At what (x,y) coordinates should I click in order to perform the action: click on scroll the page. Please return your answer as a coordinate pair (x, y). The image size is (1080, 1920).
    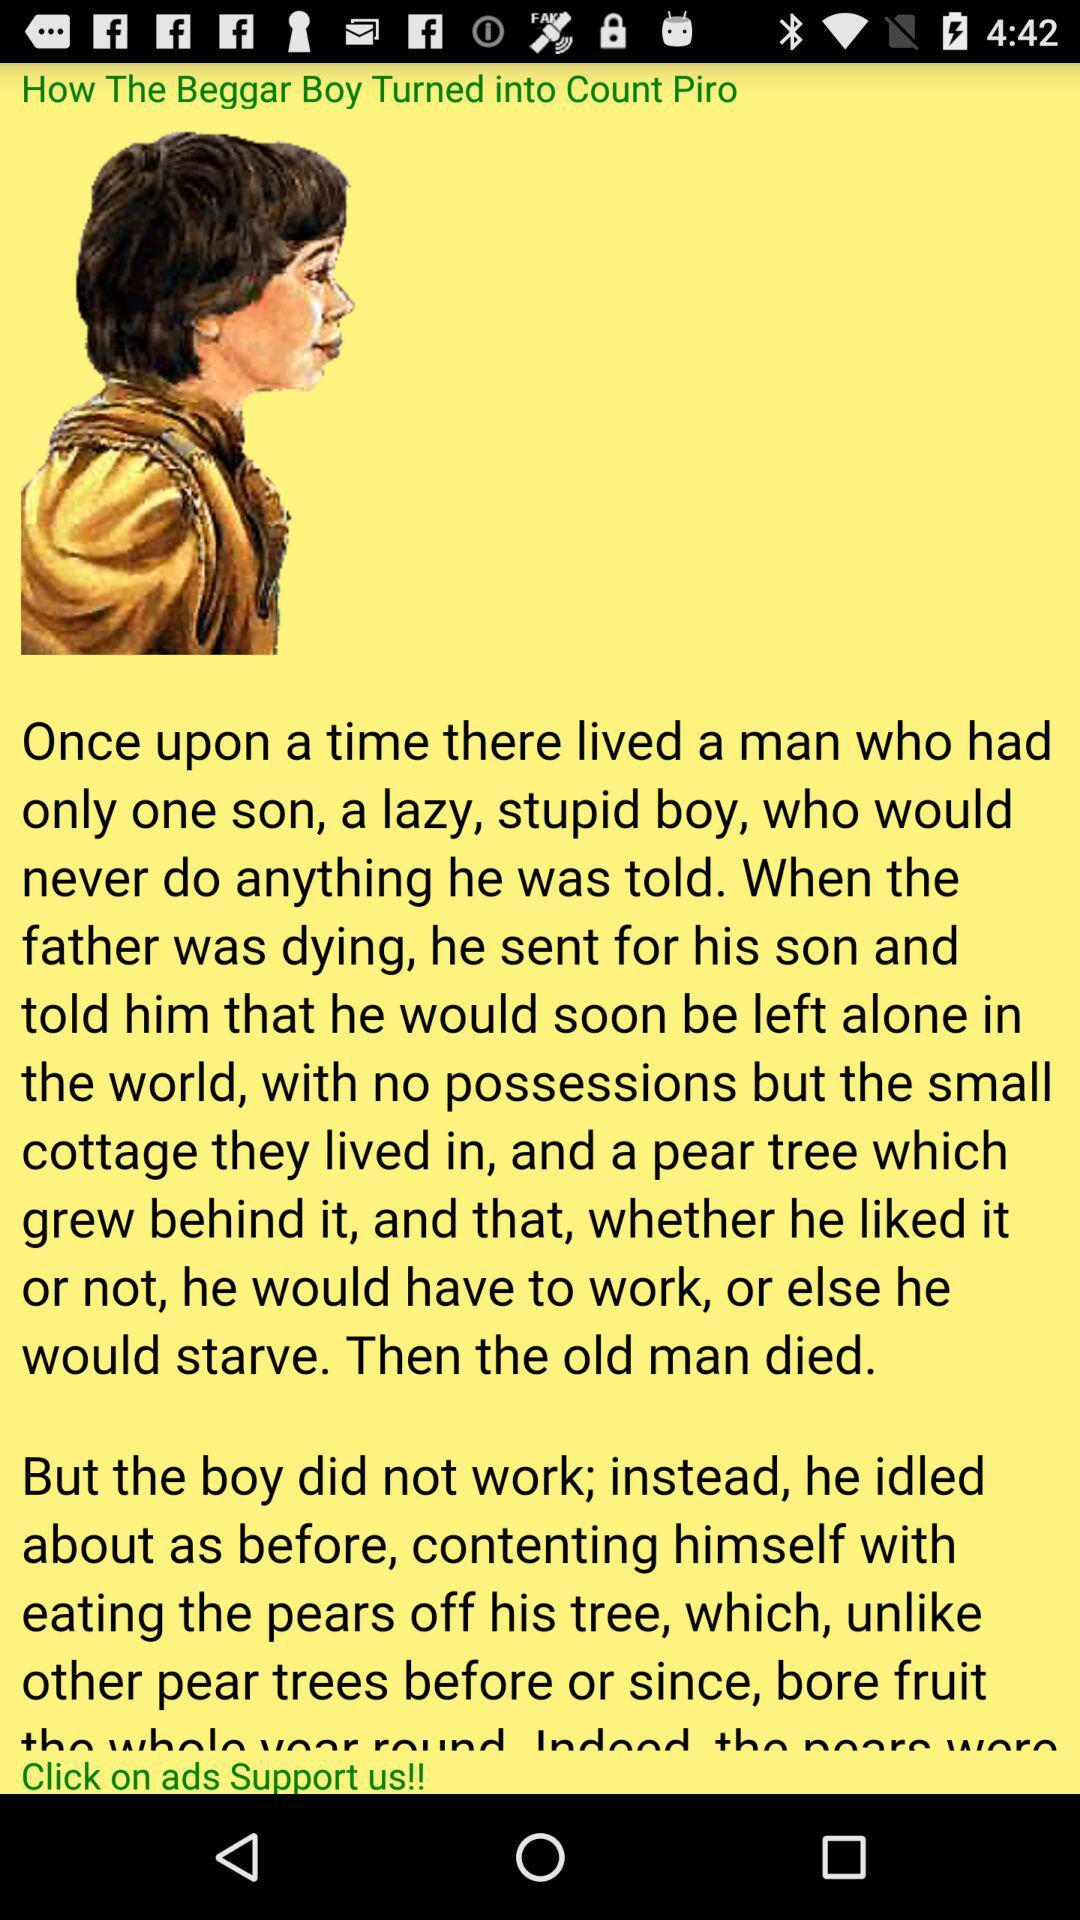
    Looking at the image, I should click on (540, 928).